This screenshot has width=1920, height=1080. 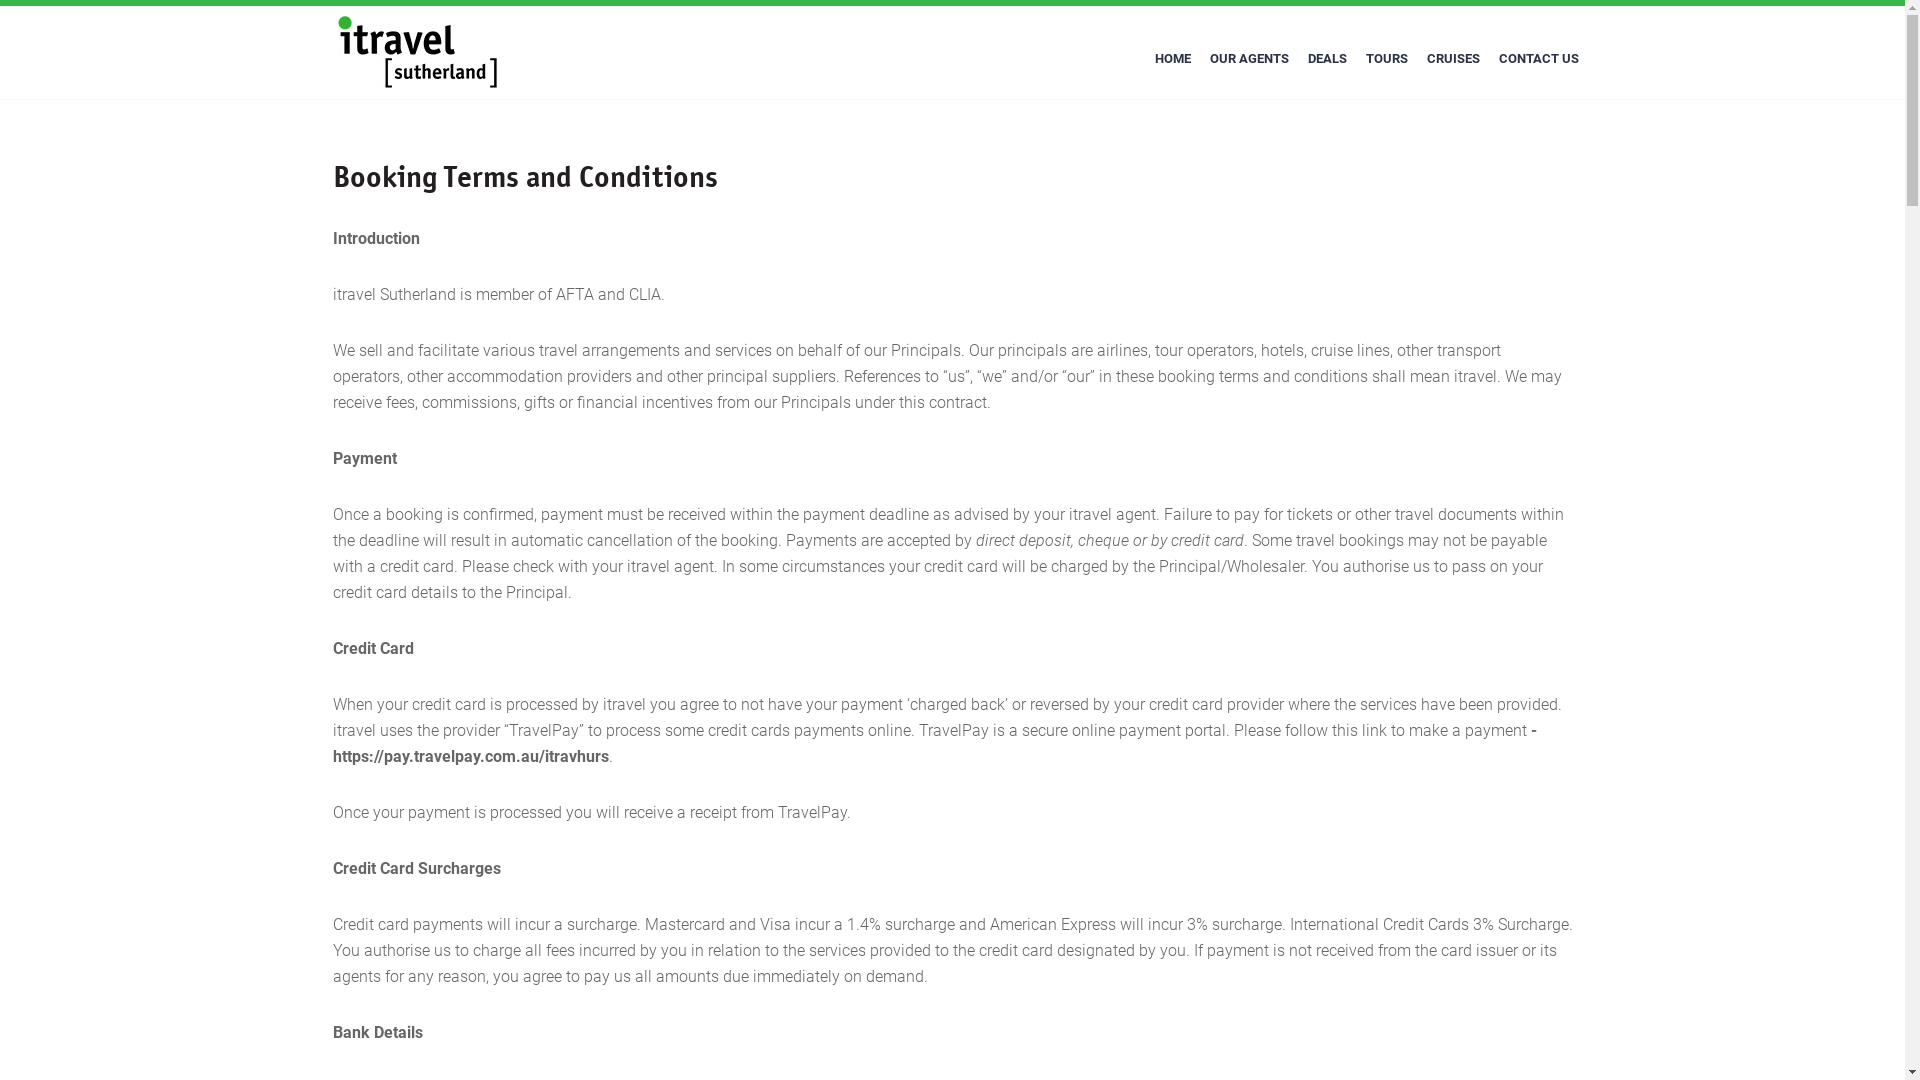 What do you see at coordinates (1416, 57) in the screenshot?
I see `'CRUISES'` at bounding box center [1416, 57].